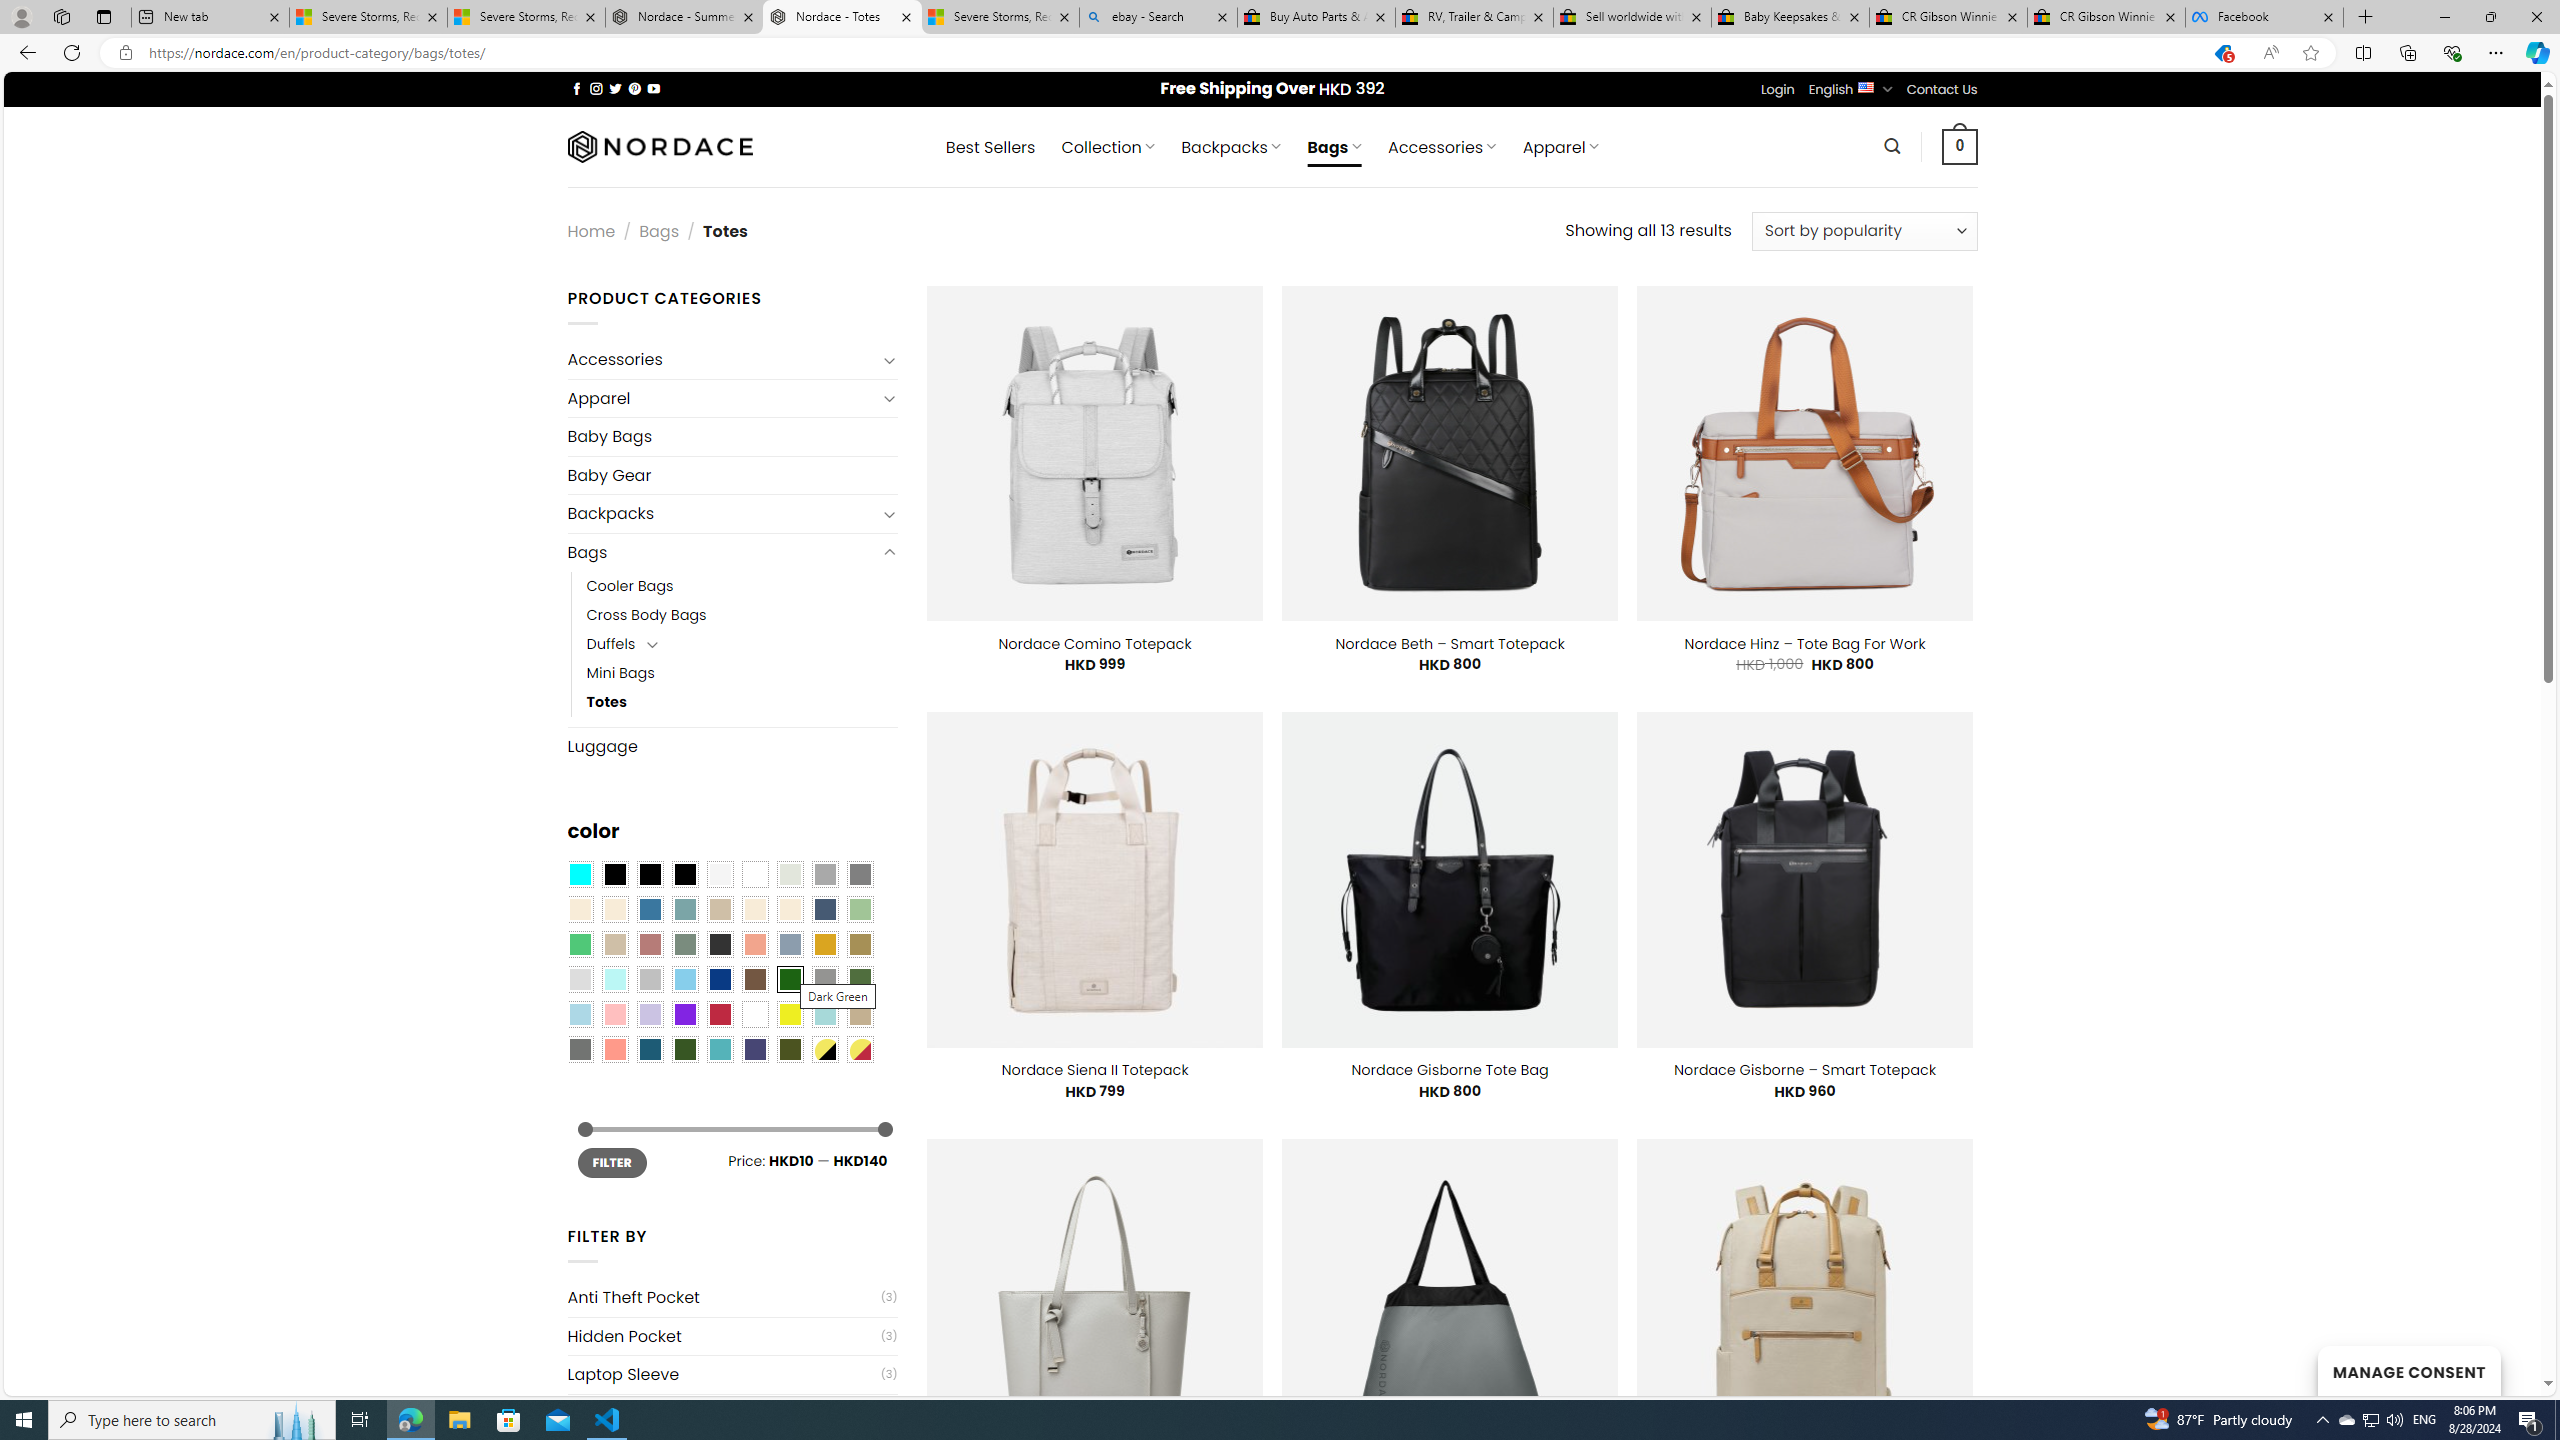  Describe the element at coordinates (790, 874) in the screenshot. I see `'Ash Gray'` at that location.